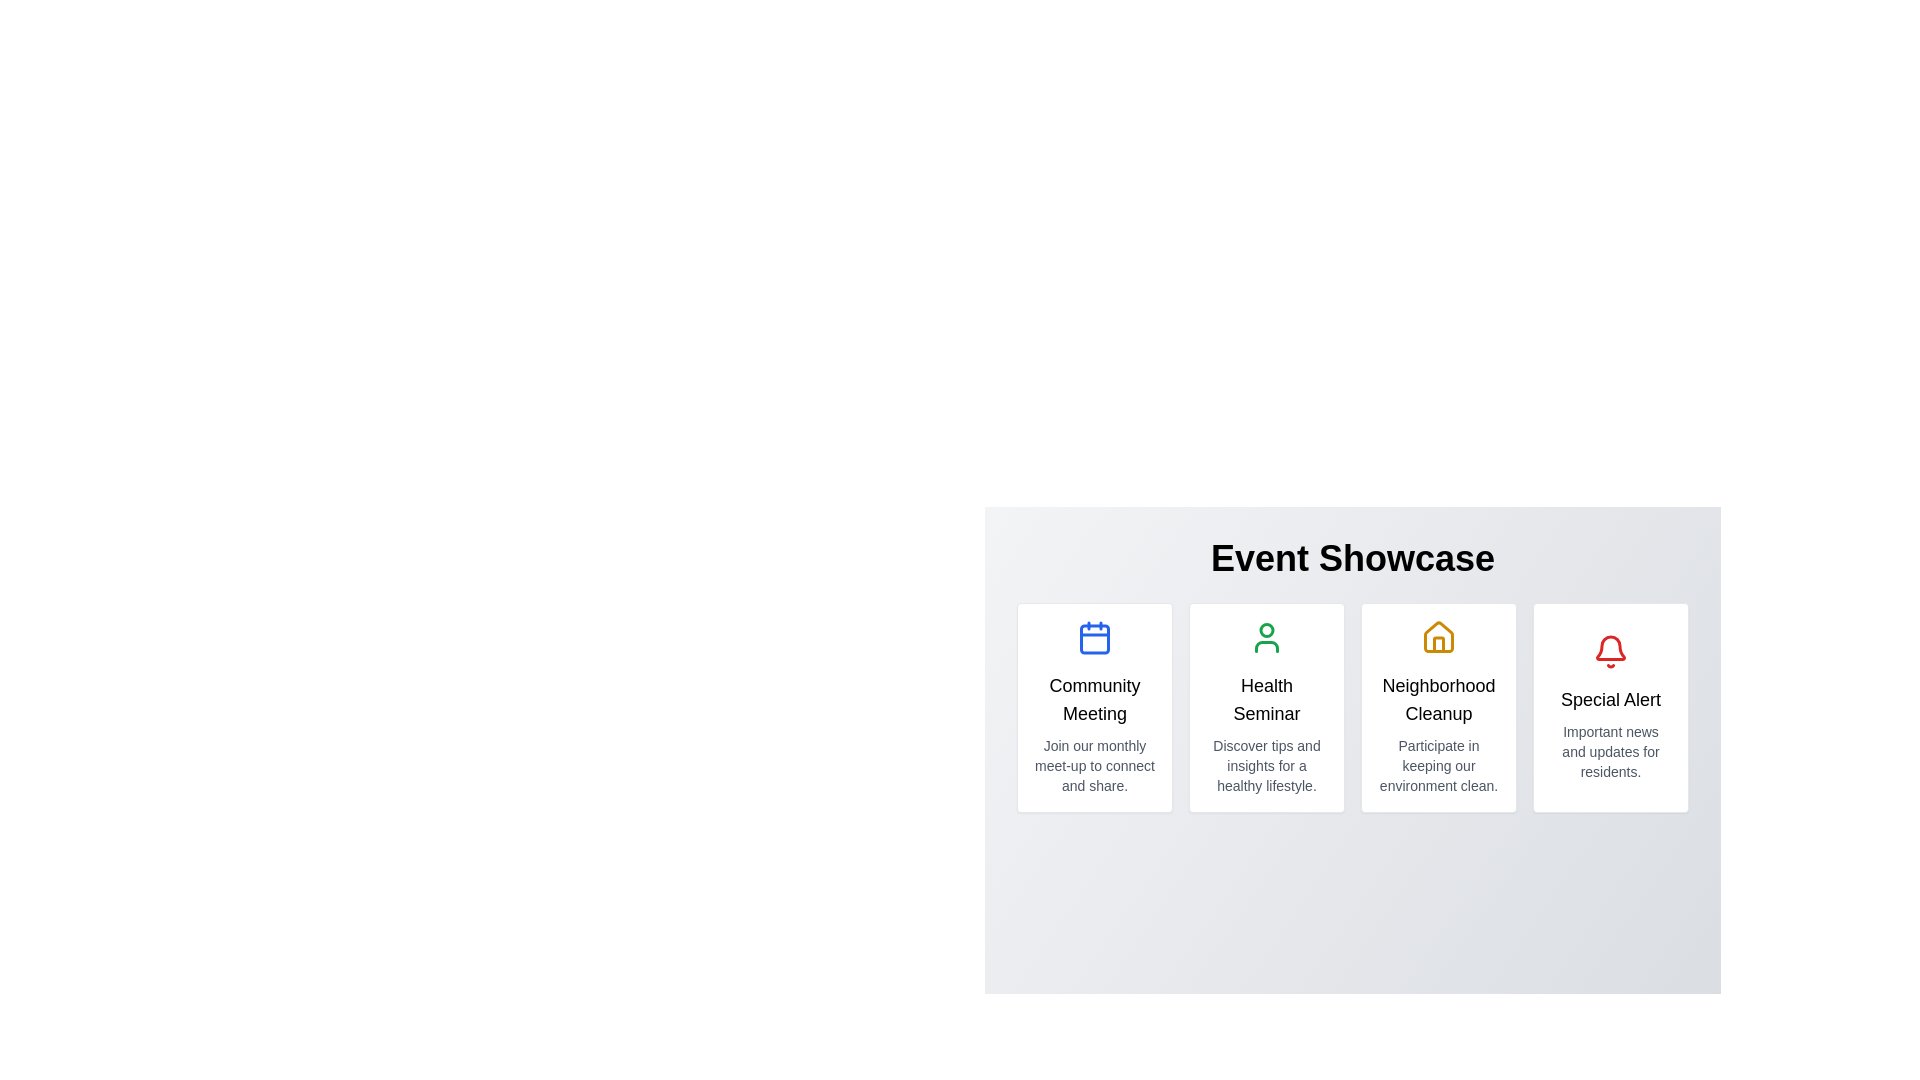 This screenshot has height=1080, width=1920. I want to click on the descriptive text element that provides information about the 'Community Meeting' event, positioned directly below the heading within its card layout, so click(1093, 765).